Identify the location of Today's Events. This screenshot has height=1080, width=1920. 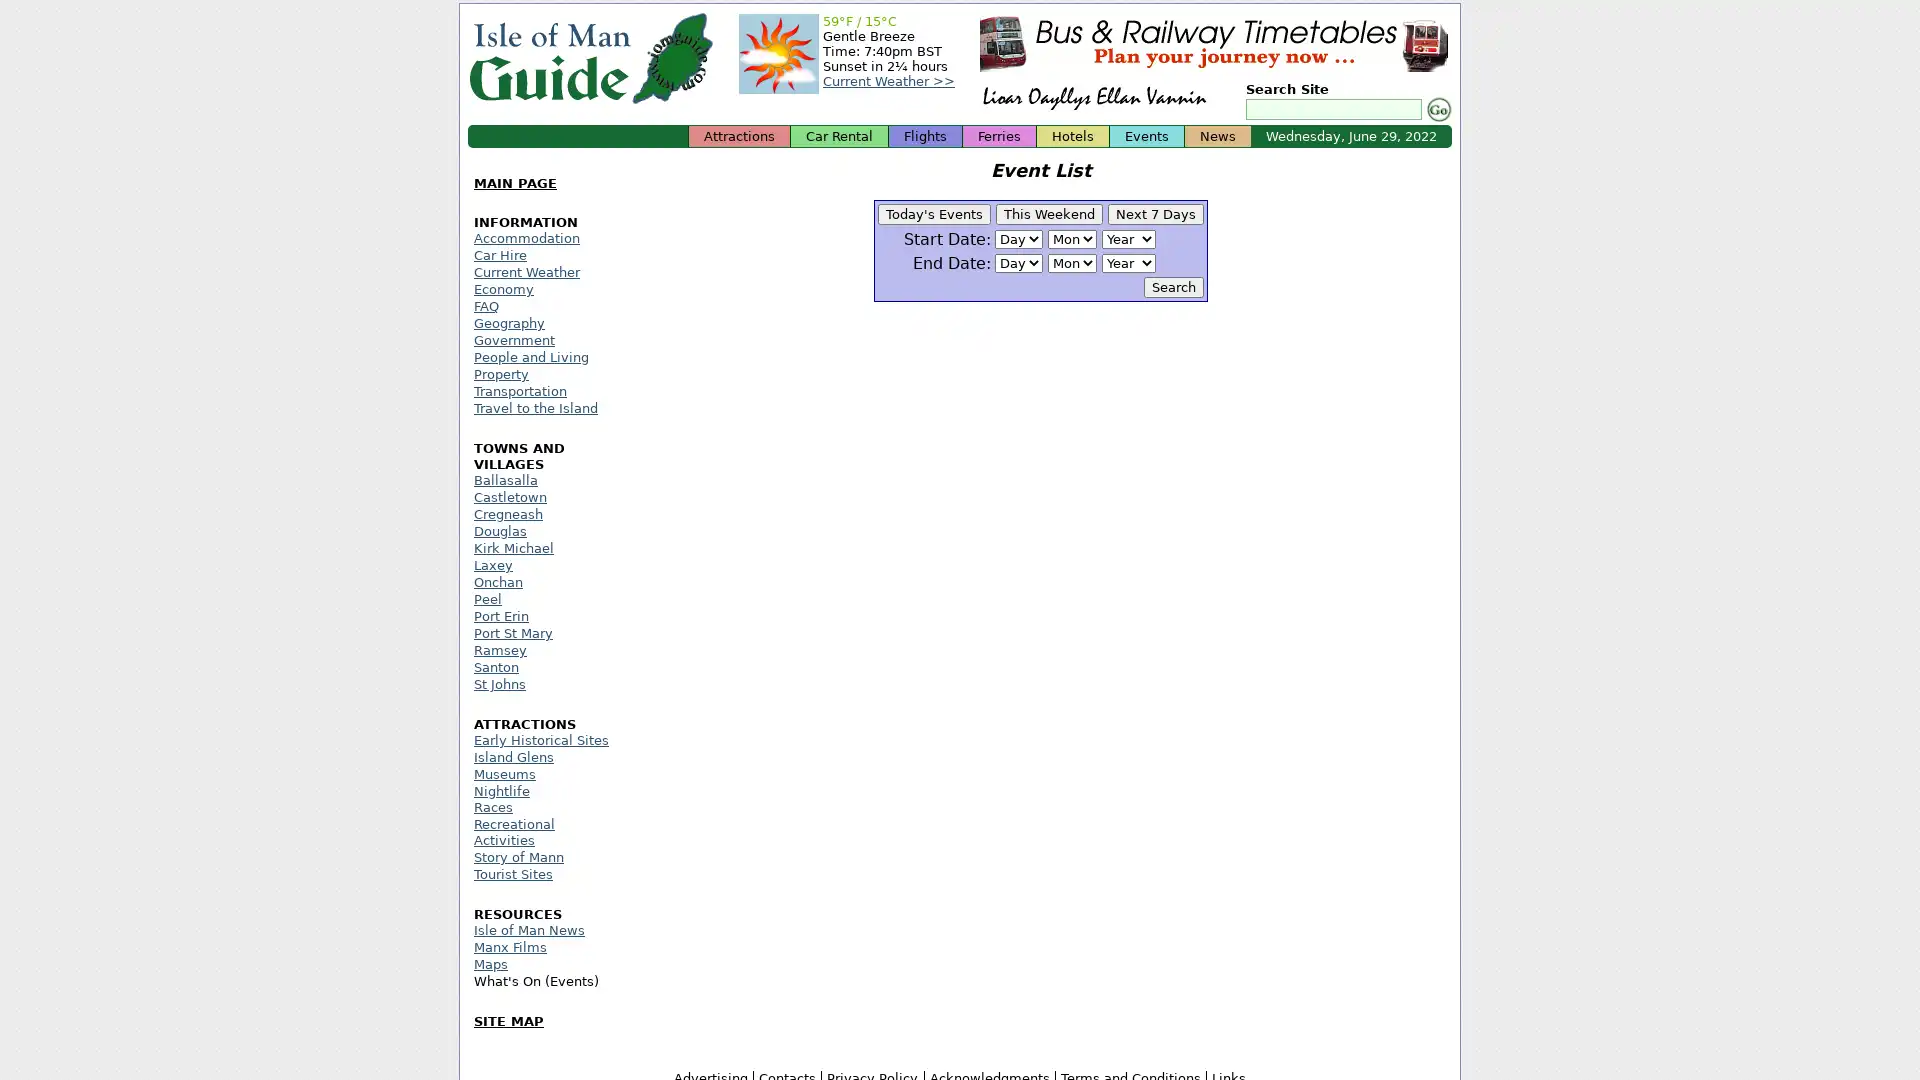
(933, 214).